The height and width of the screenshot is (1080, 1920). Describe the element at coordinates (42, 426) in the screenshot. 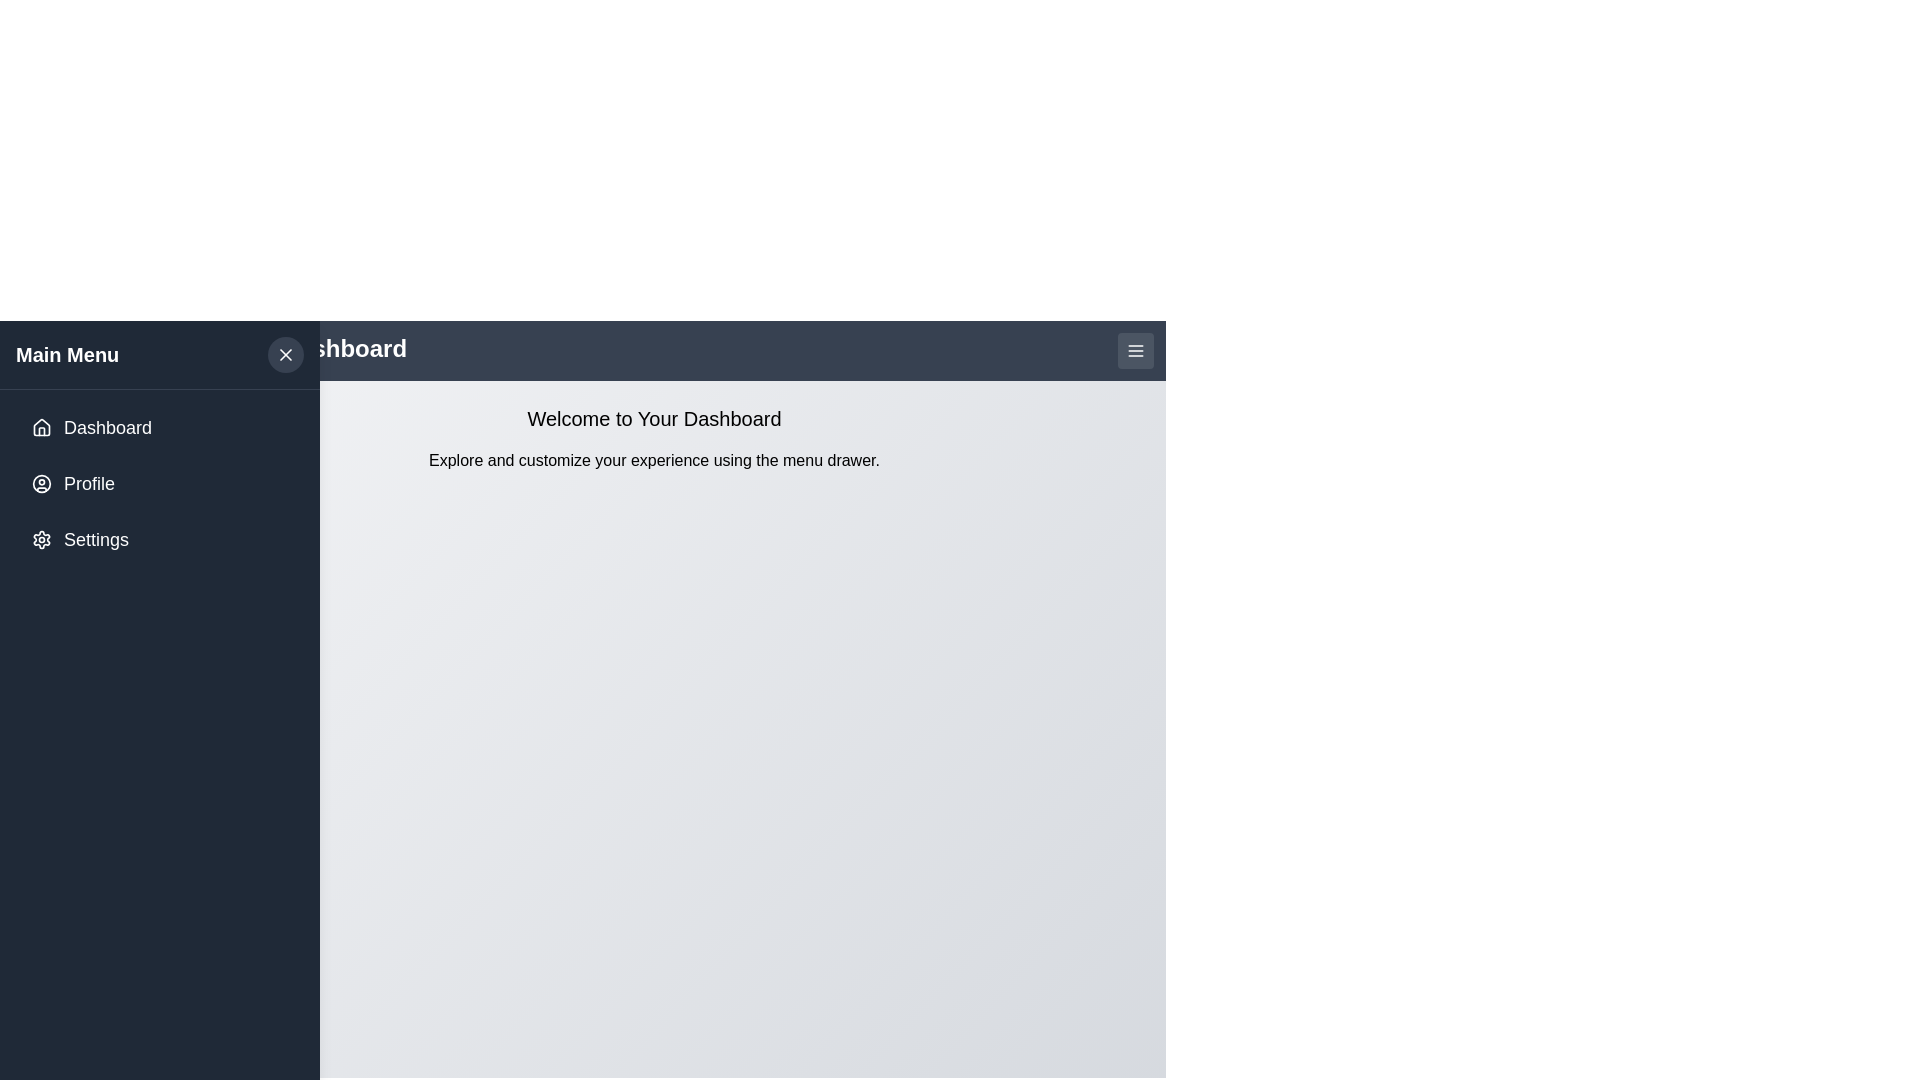

I see `the house-shaped icon located next to the 'Dashboard' text in the vertical navigation menu` at that location.